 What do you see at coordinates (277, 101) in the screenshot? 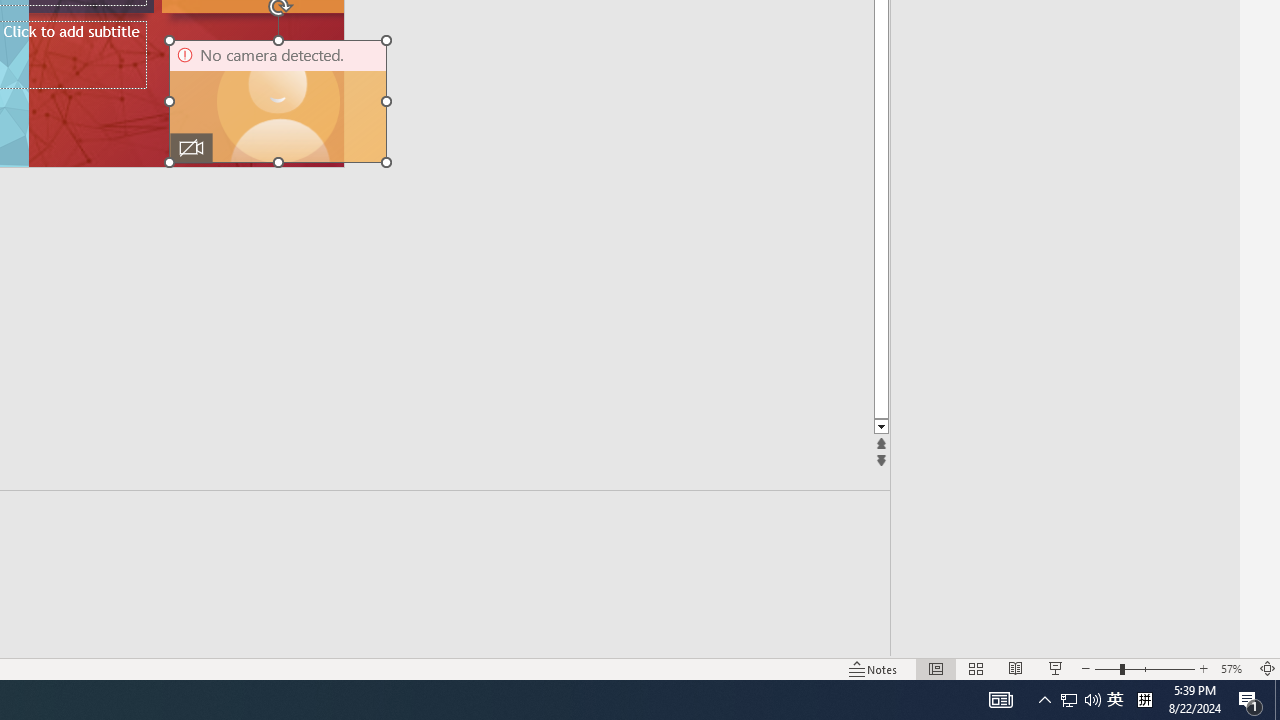
I see `'Camera 14, No camera detected.'` at bounding box center [277, 101].